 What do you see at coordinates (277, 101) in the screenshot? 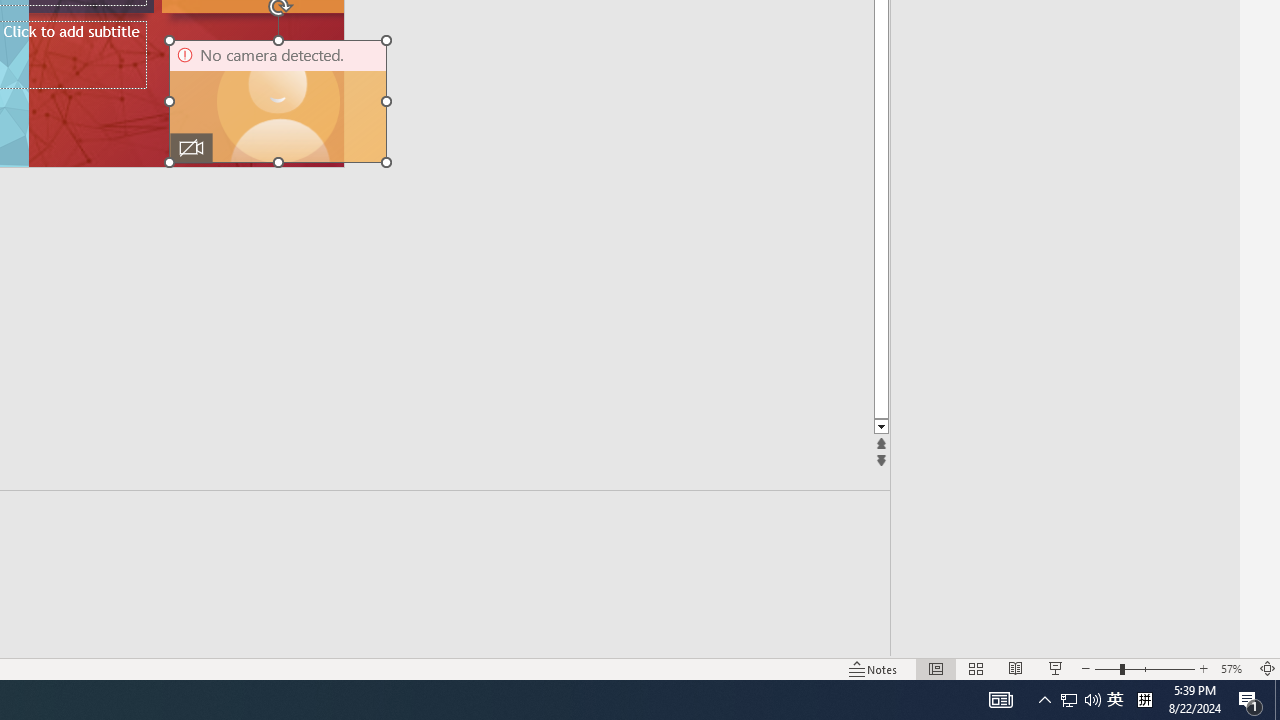
I see `'Camera 14, No camera detected.'` at bounding box center [277, 101].